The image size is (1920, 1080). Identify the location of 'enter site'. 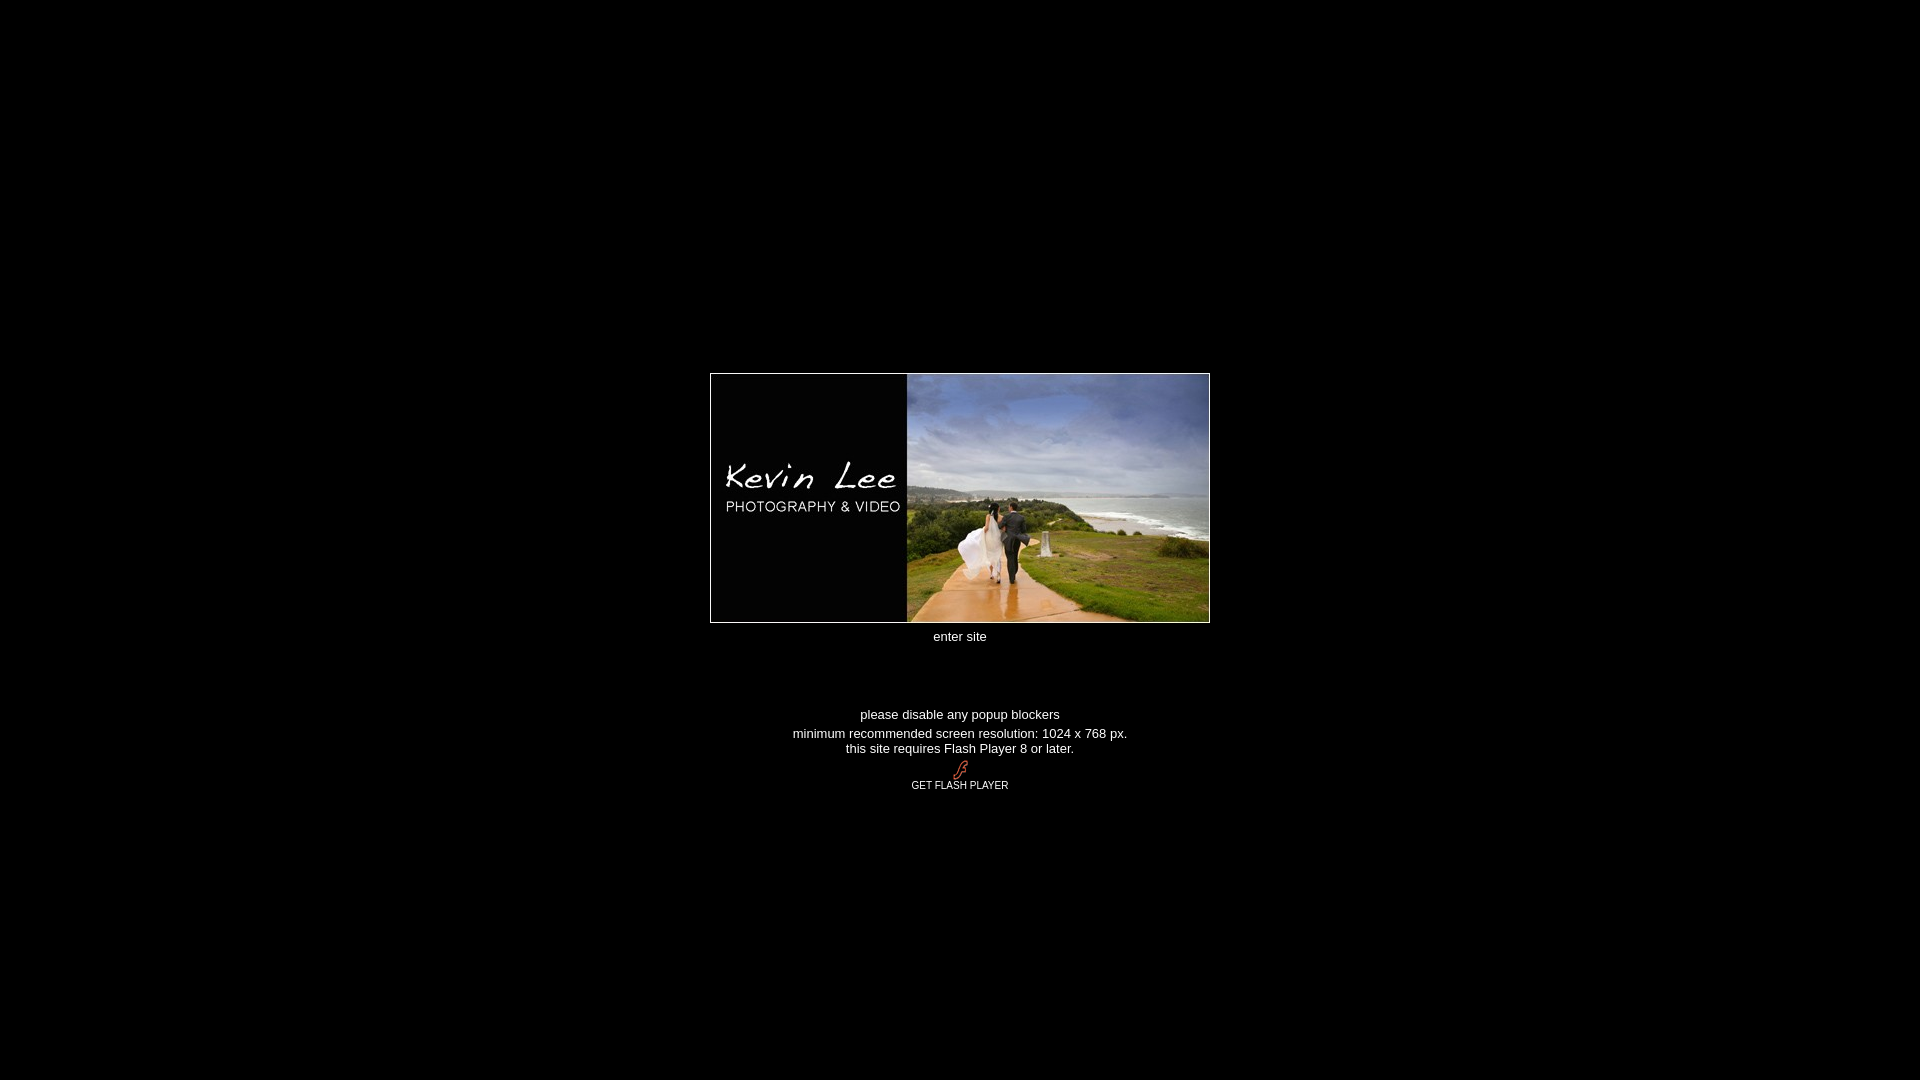
(958, 634).